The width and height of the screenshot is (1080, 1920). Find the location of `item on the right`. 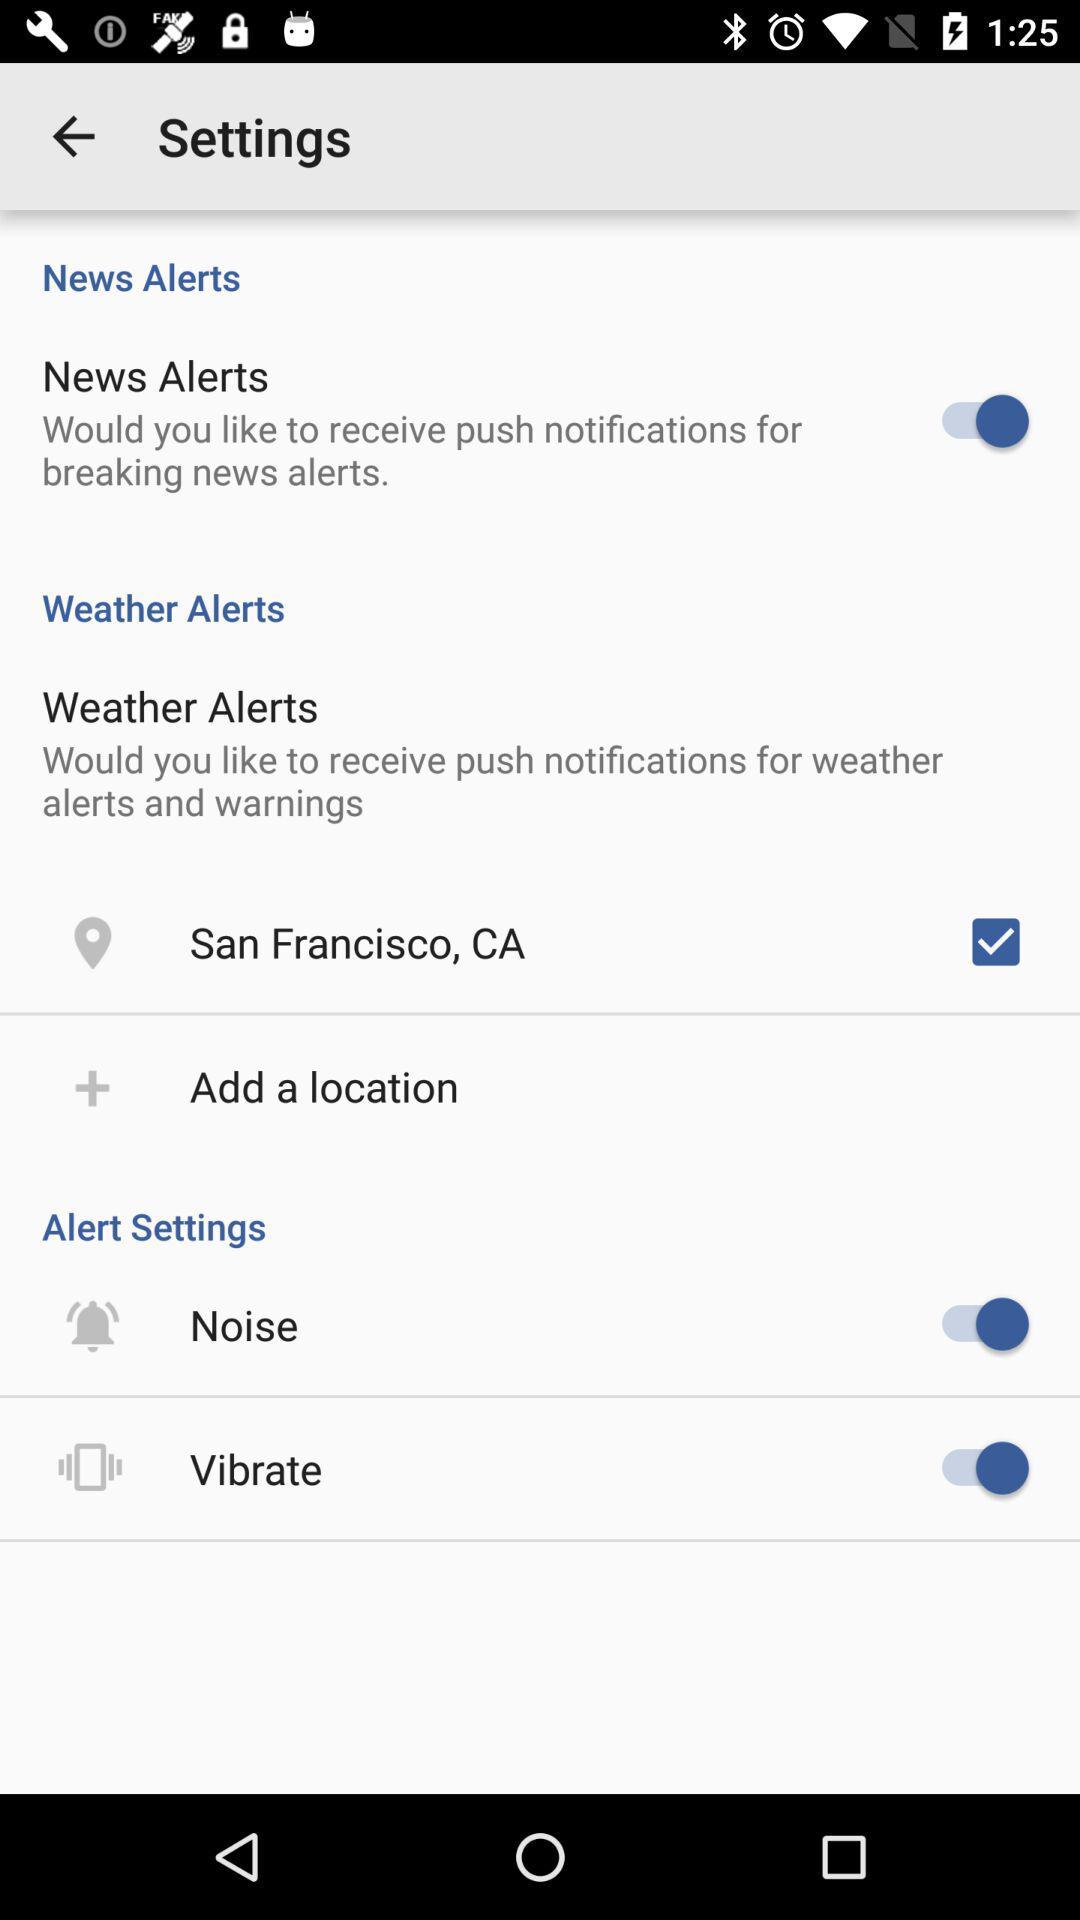

item on the right is located at coordinates (995, 940).